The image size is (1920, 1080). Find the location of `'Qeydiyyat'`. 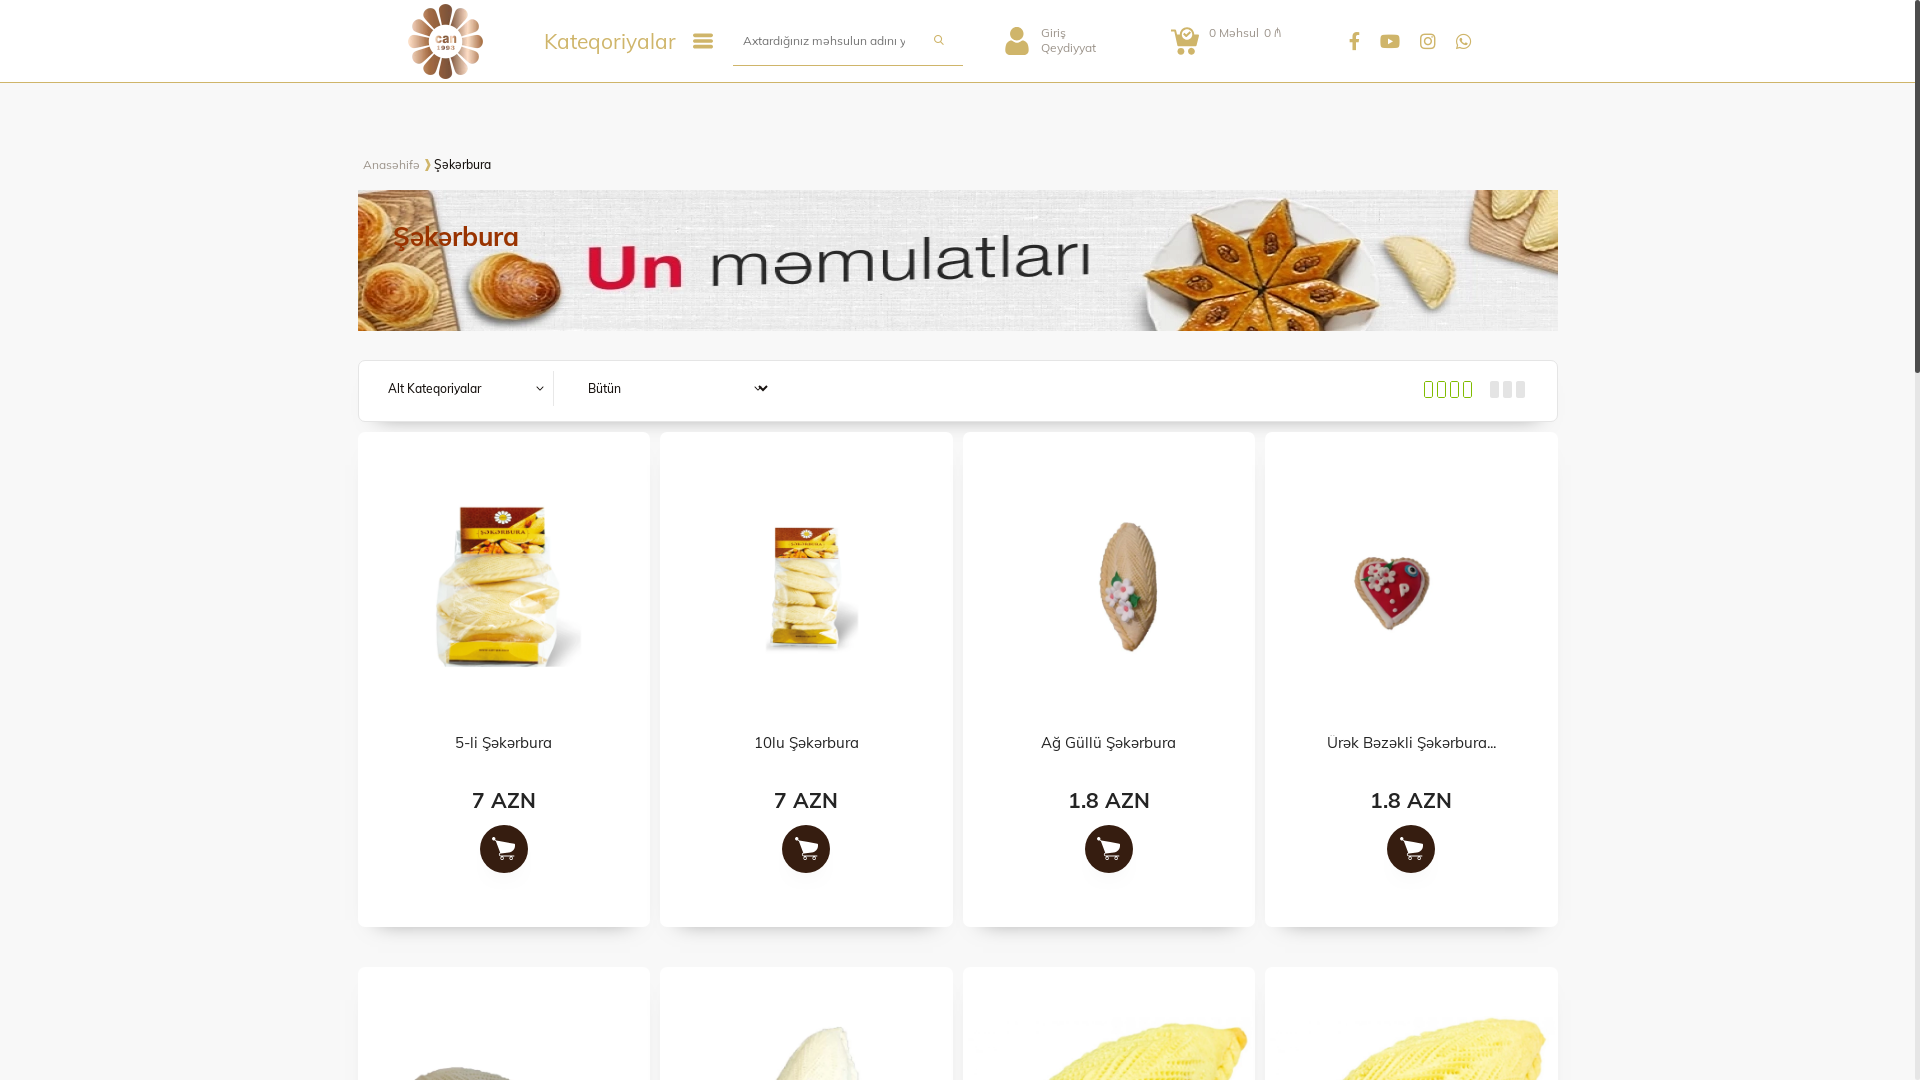

'Qeydiyyat' is located at coordinates (1040, 46).